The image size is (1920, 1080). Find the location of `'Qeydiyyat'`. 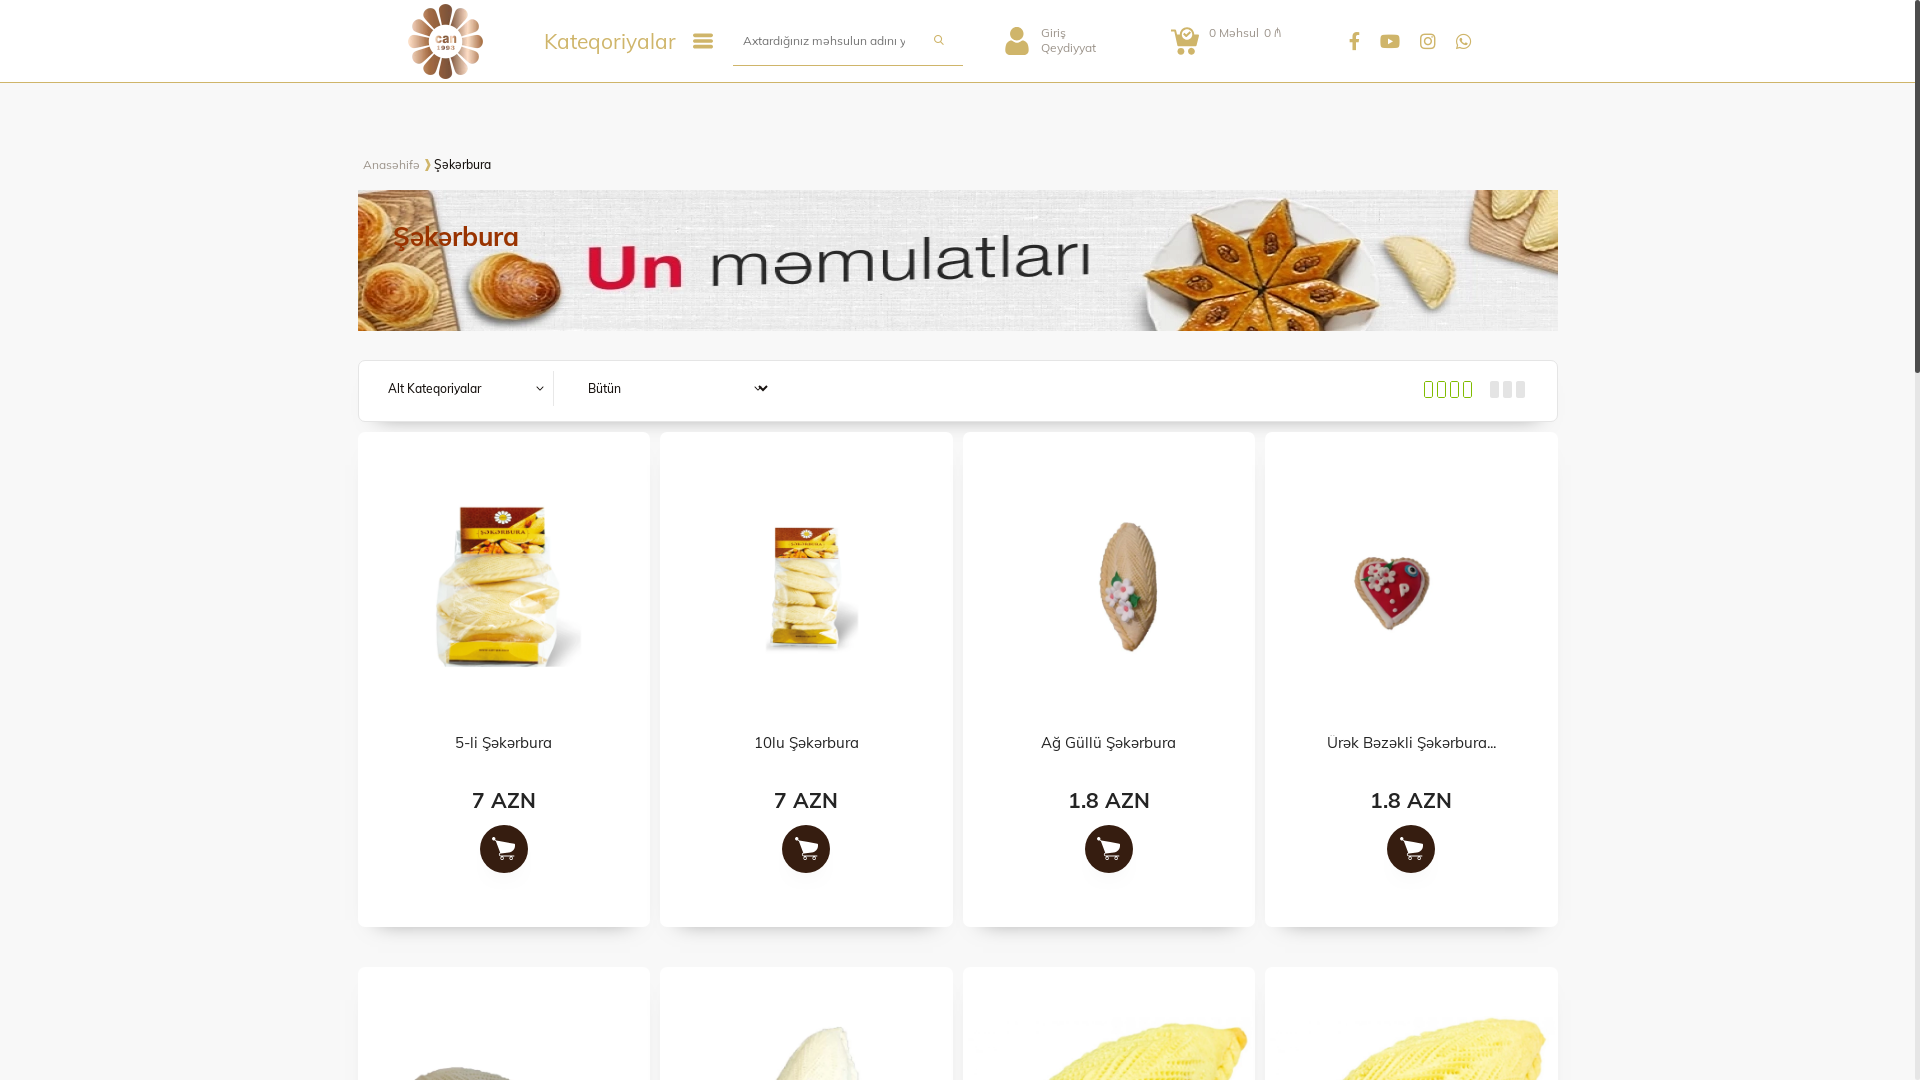

'Qeydiyyat' is located at coordinates (1040, 46).